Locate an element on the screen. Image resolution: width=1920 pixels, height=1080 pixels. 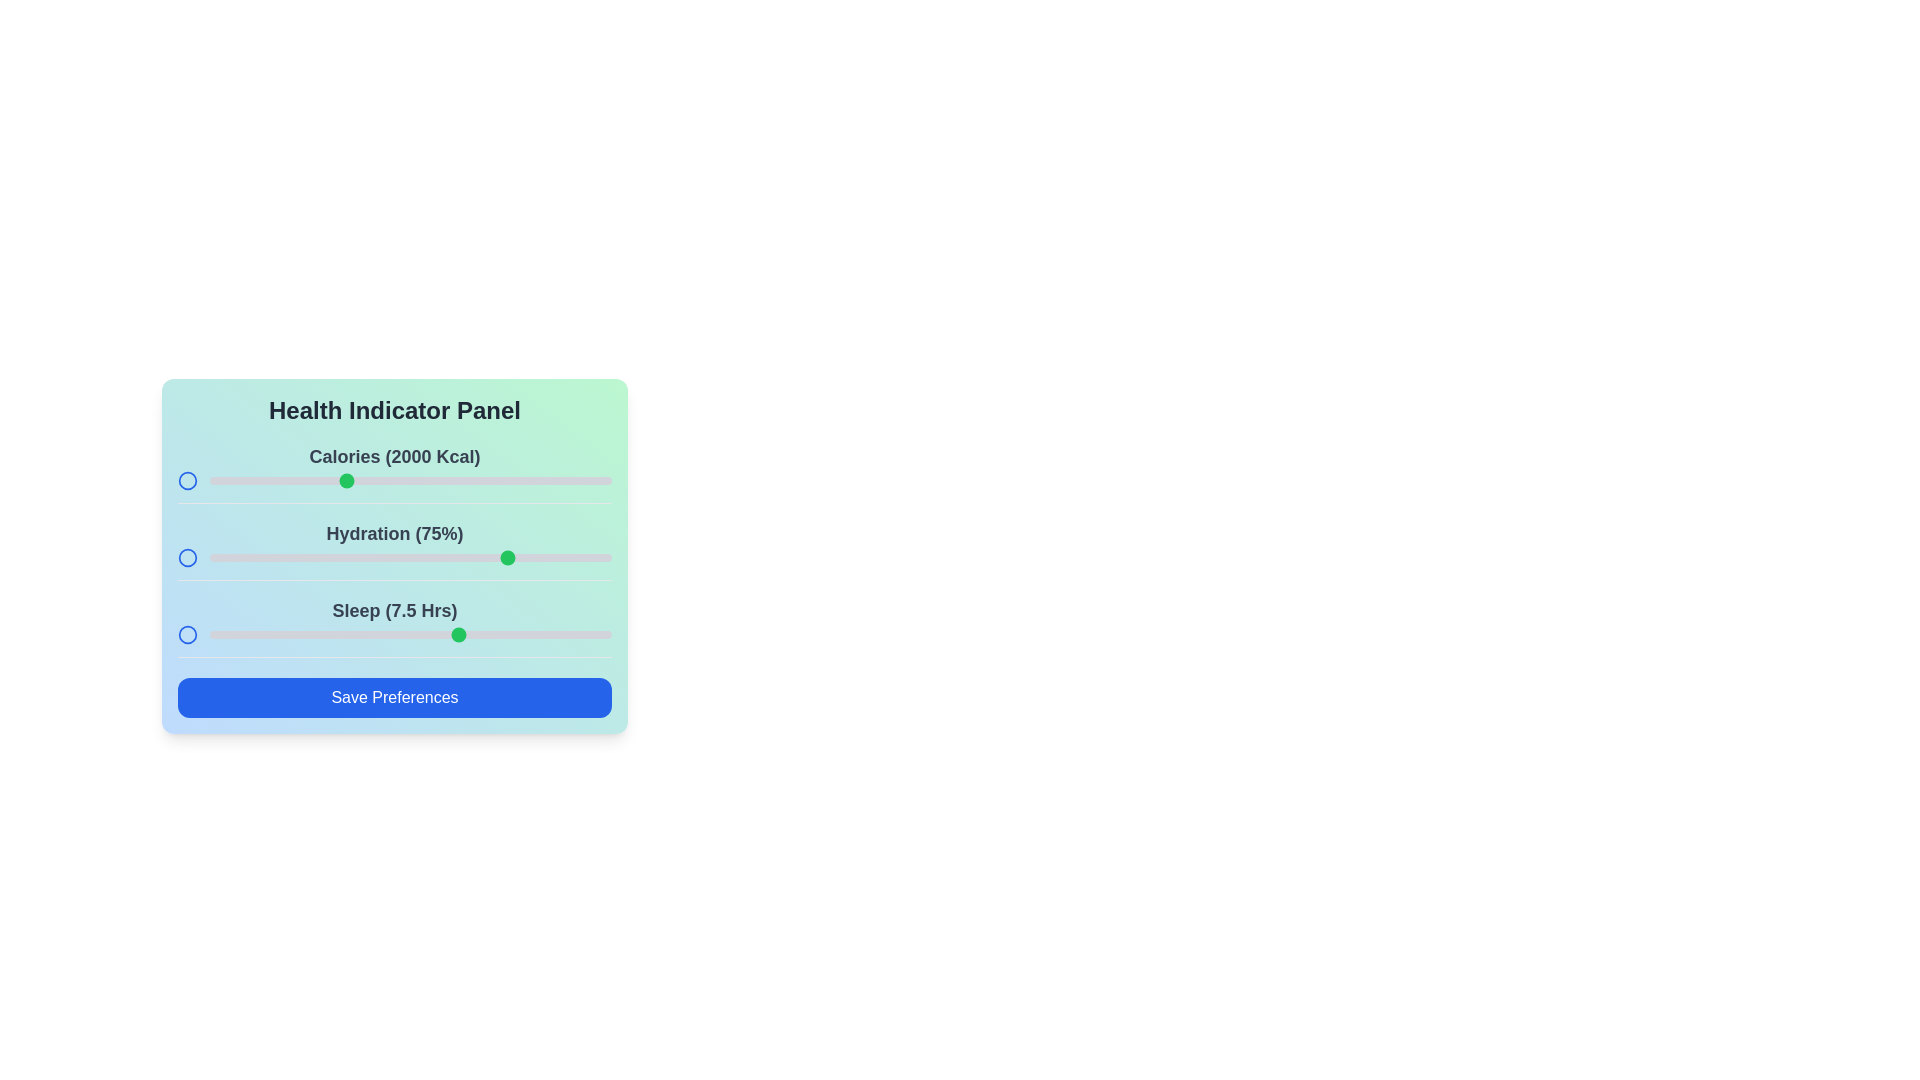
the calories slider to 2000 kcal is located at coordinates (344, 481).